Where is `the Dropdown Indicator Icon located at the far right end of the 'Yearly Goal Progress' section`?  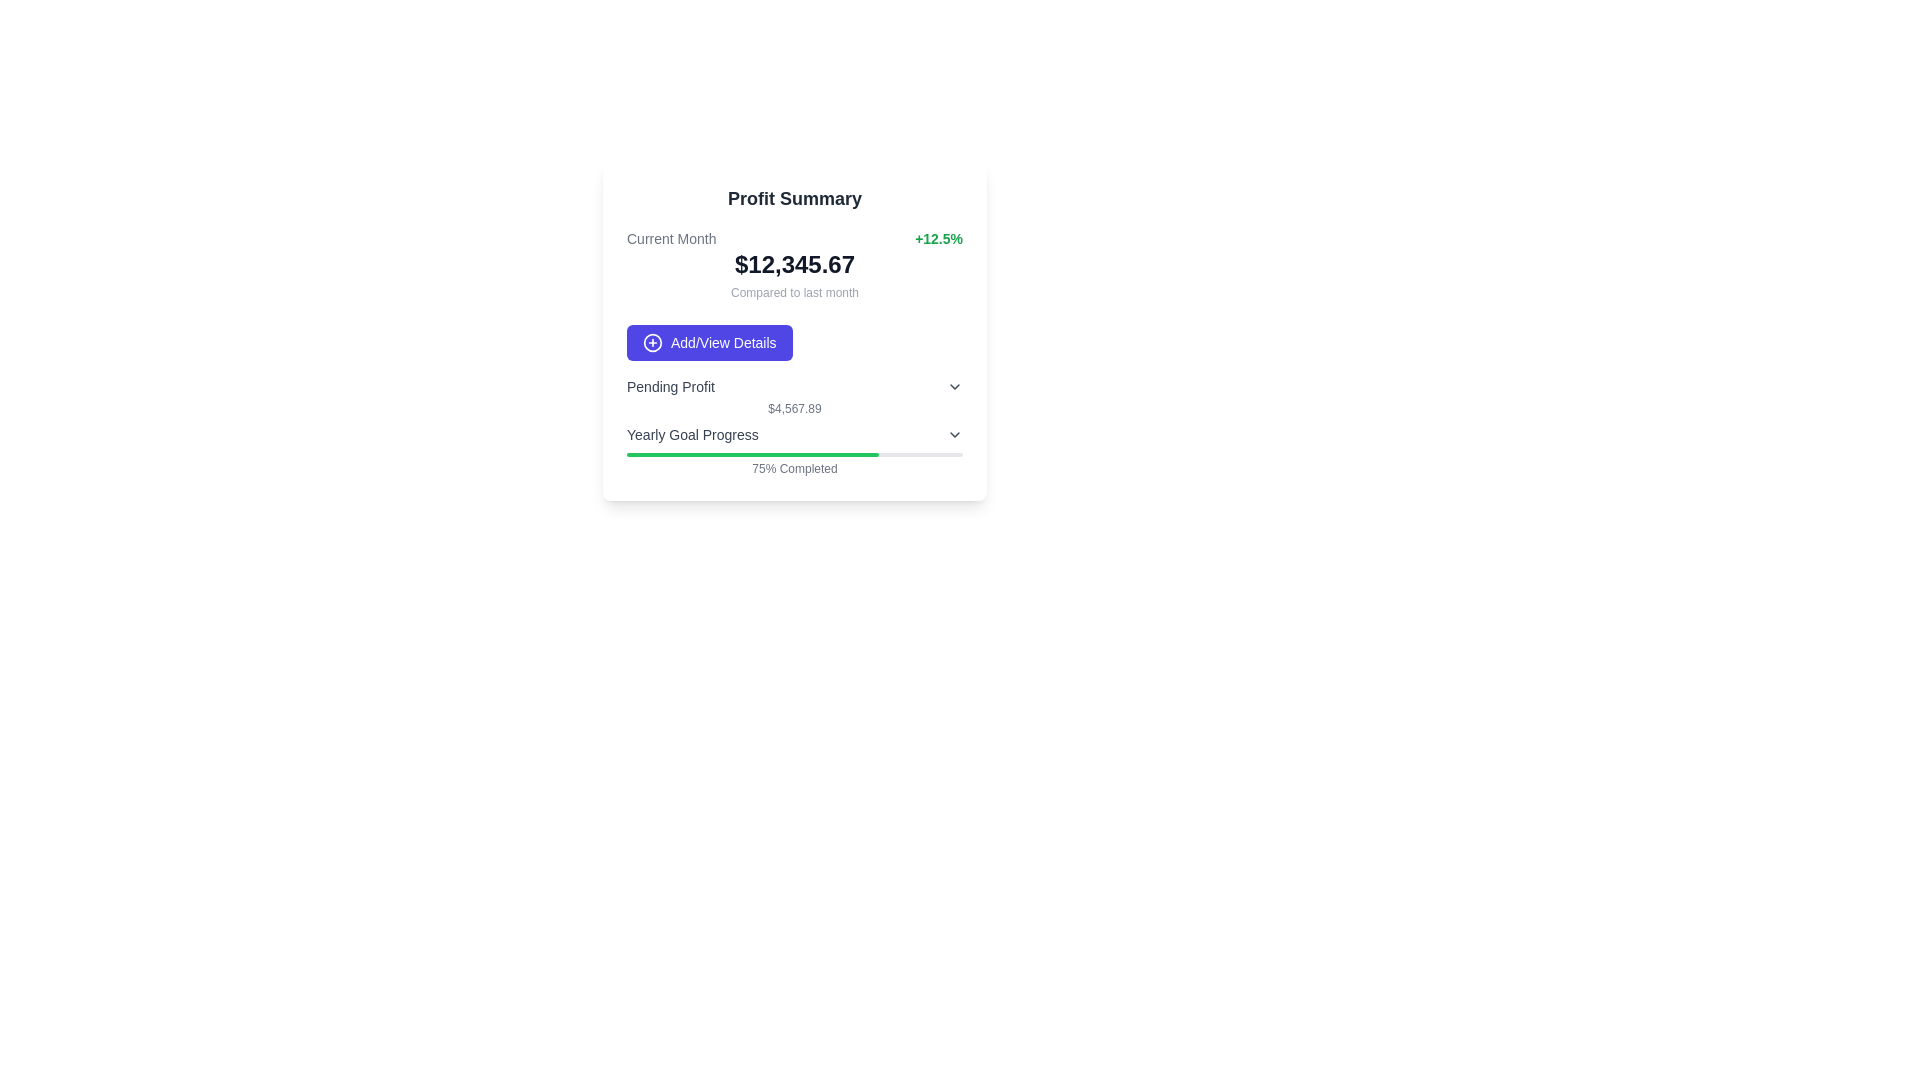 the Dropdown Indicator Icon located at the far right end of the 'Yearly Goal Progress' section is located at coordinates (954, 434).